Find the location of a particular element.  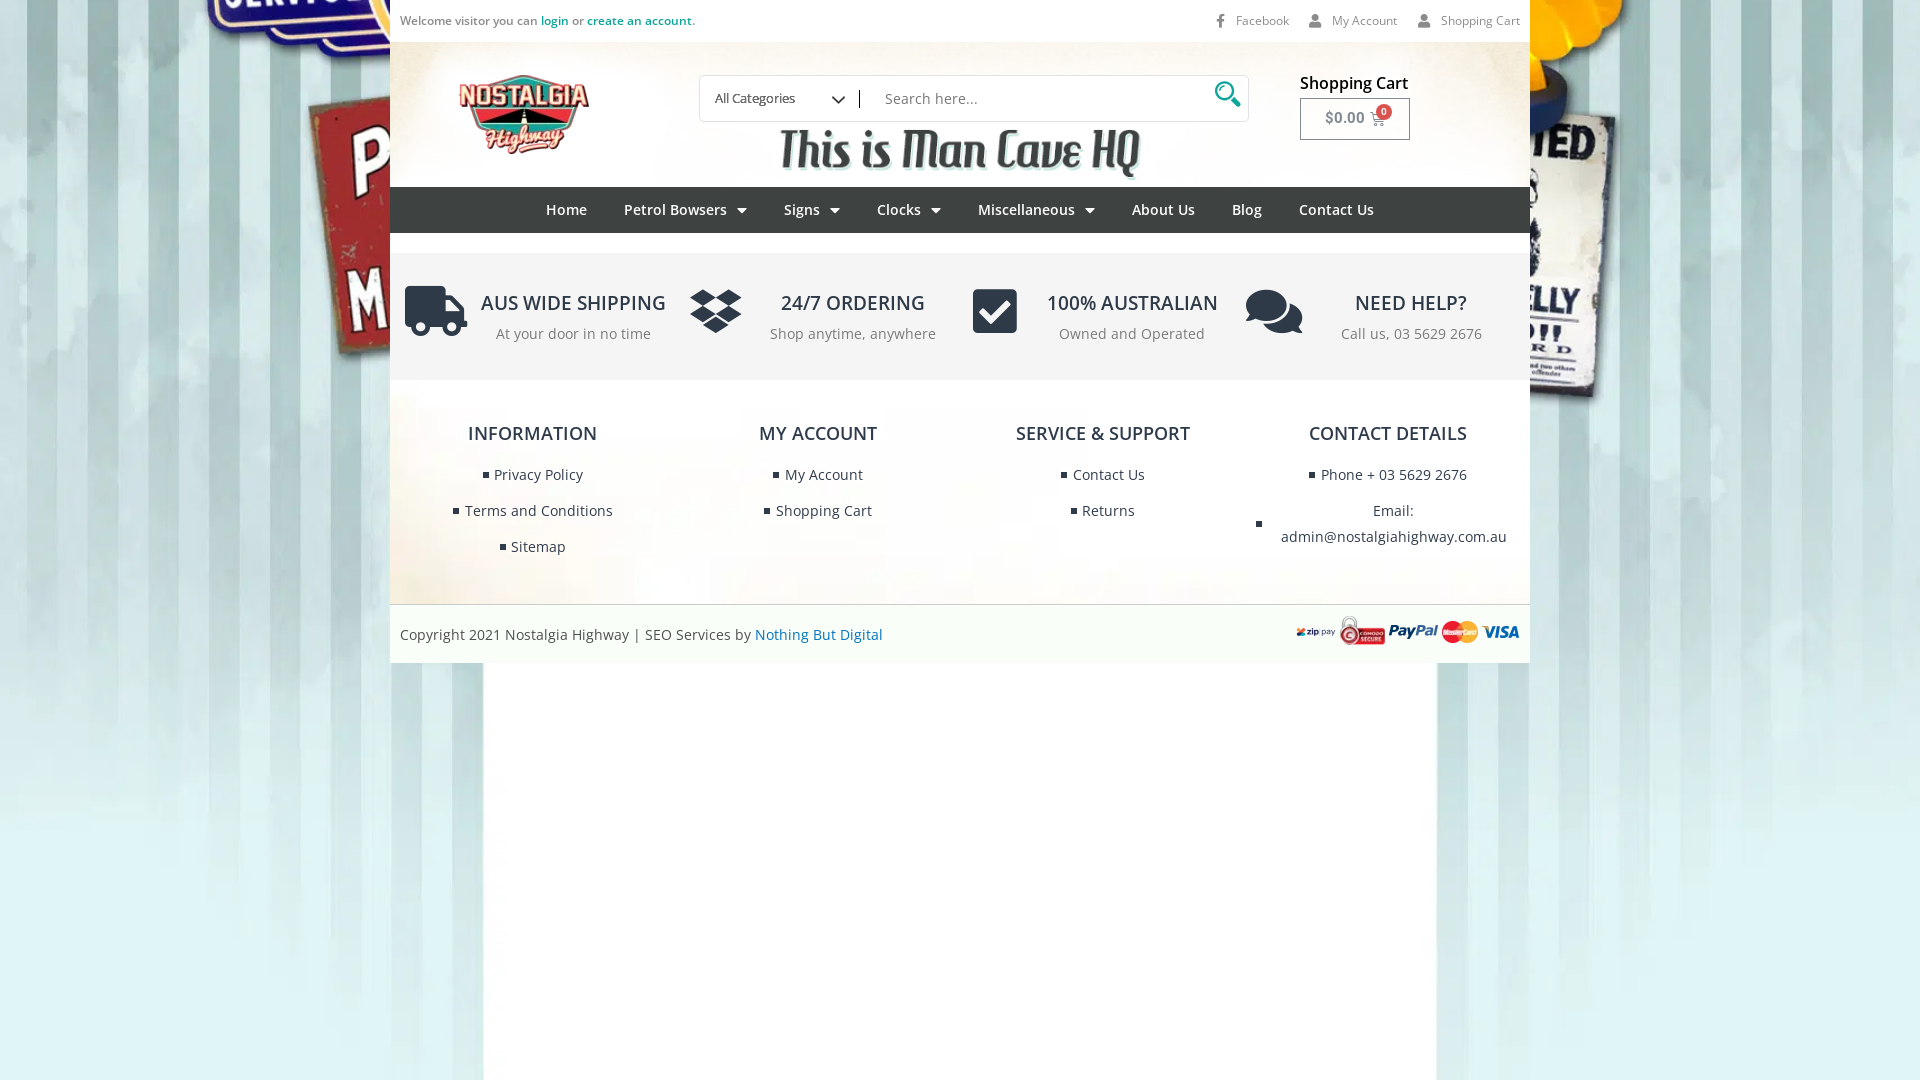

'Miscellaneous' is located at coordinates (1036, 209).